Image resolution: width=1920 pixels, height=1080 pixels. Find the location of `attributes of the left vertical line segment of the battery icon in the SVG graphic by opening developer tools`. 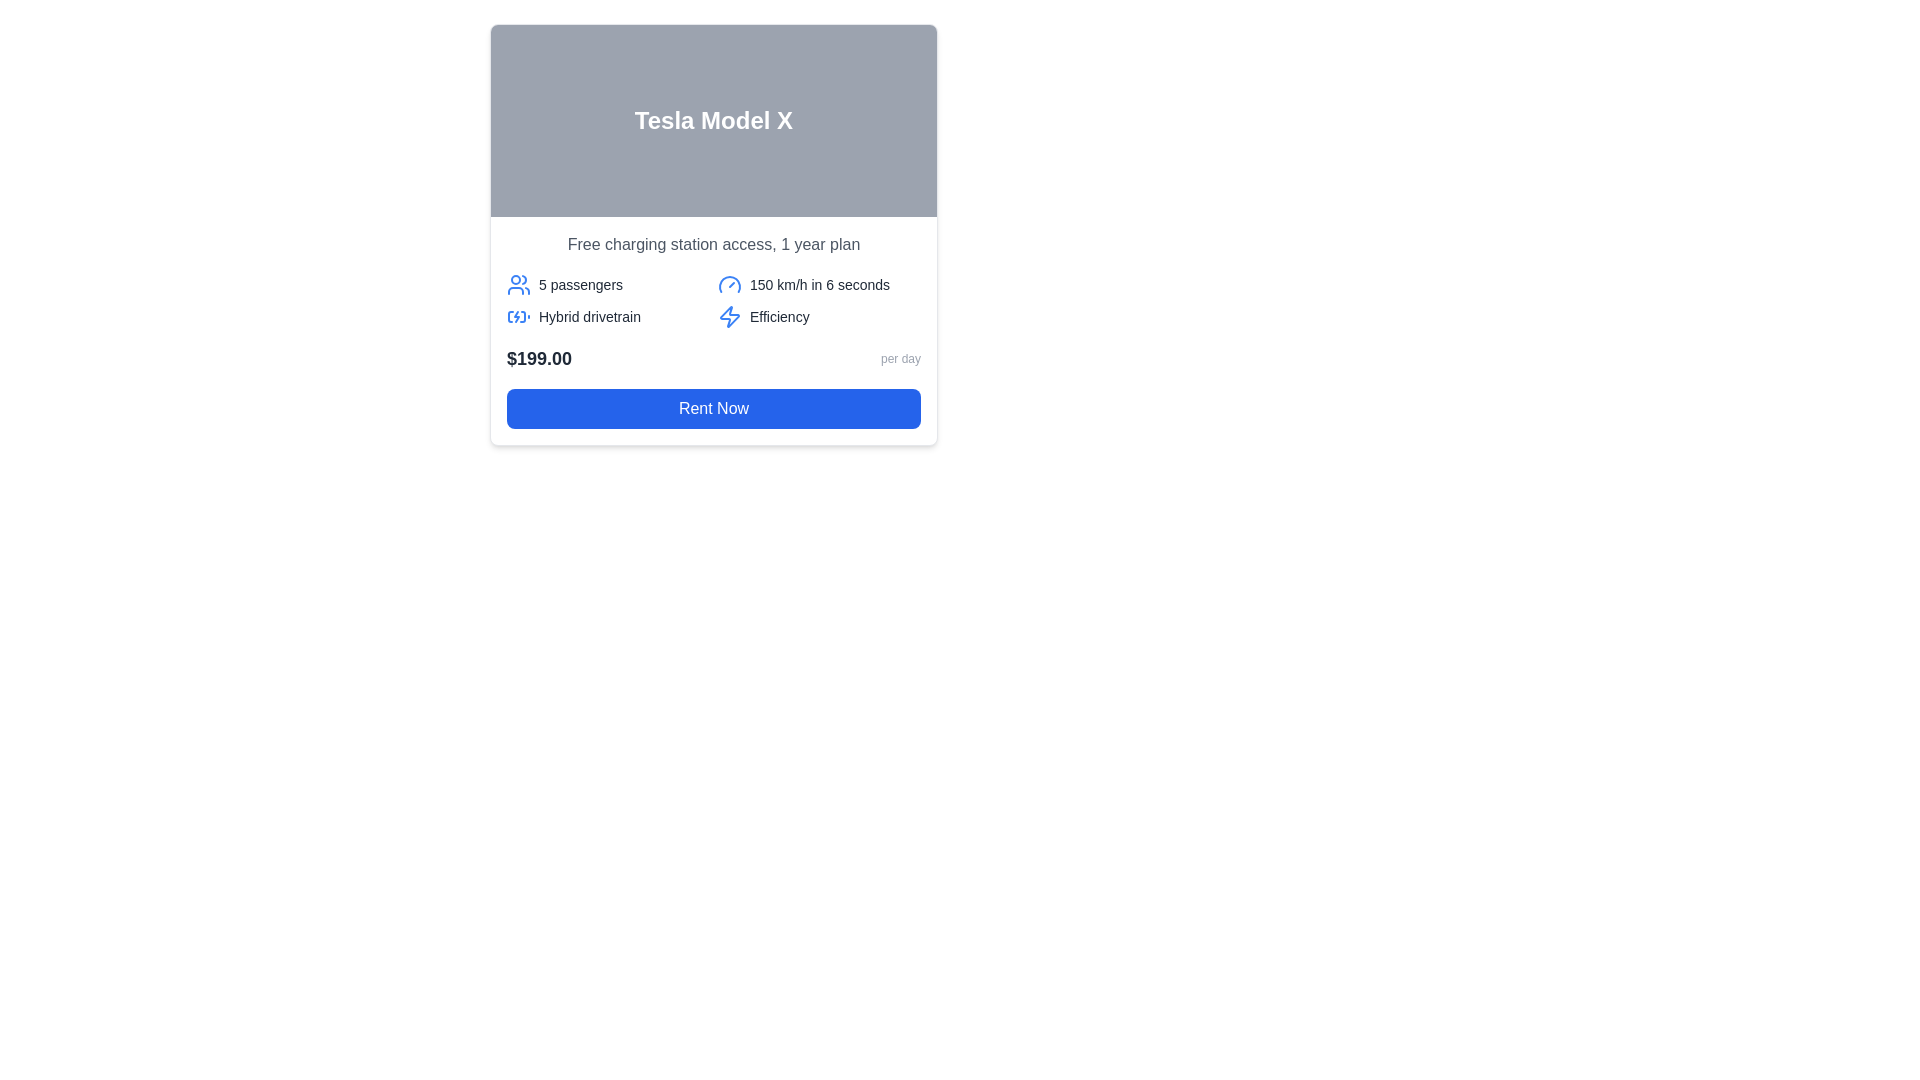

attributes of the left vertical line segment of the battery icon in the SVG graphic by opening developer tools is located at coordinates (510, 315).